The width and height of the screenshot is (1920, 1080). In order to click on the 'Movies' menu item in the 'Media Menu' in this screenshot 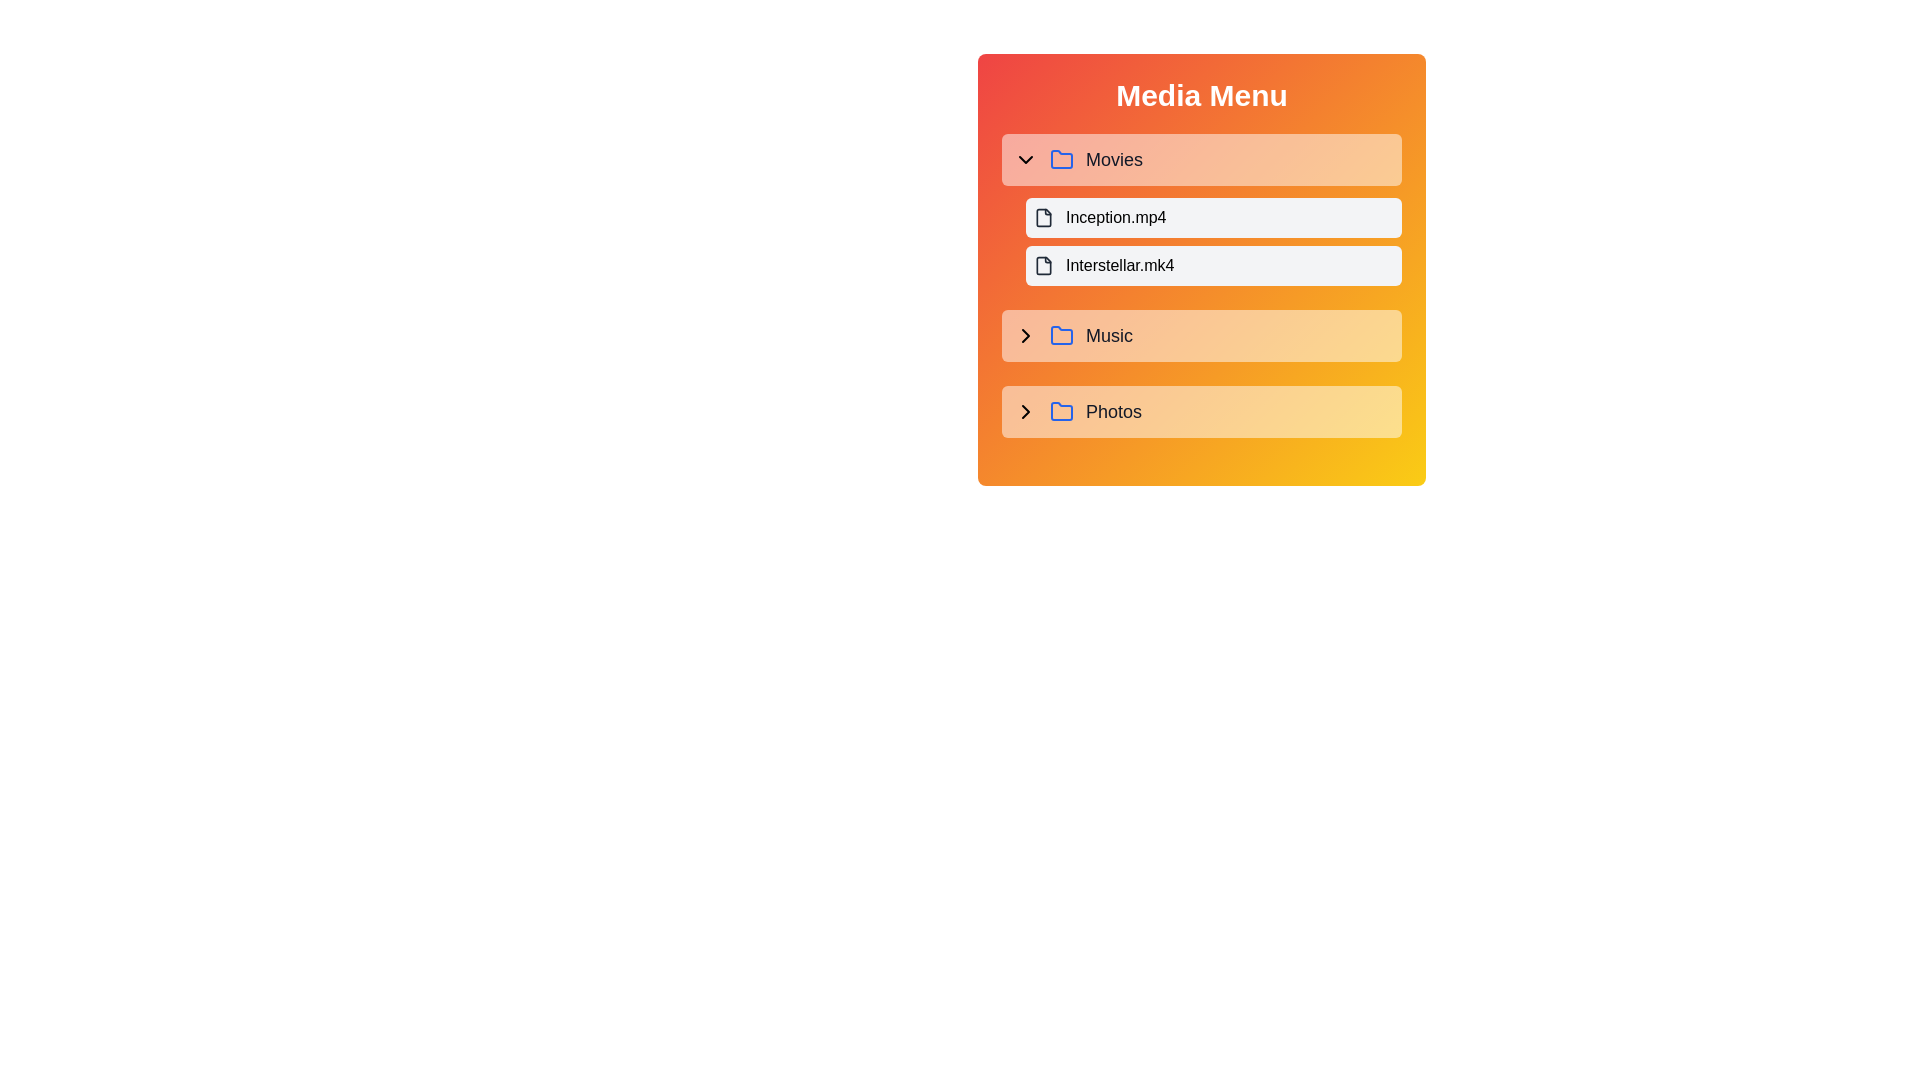, I will do `click(1077, 158)`.